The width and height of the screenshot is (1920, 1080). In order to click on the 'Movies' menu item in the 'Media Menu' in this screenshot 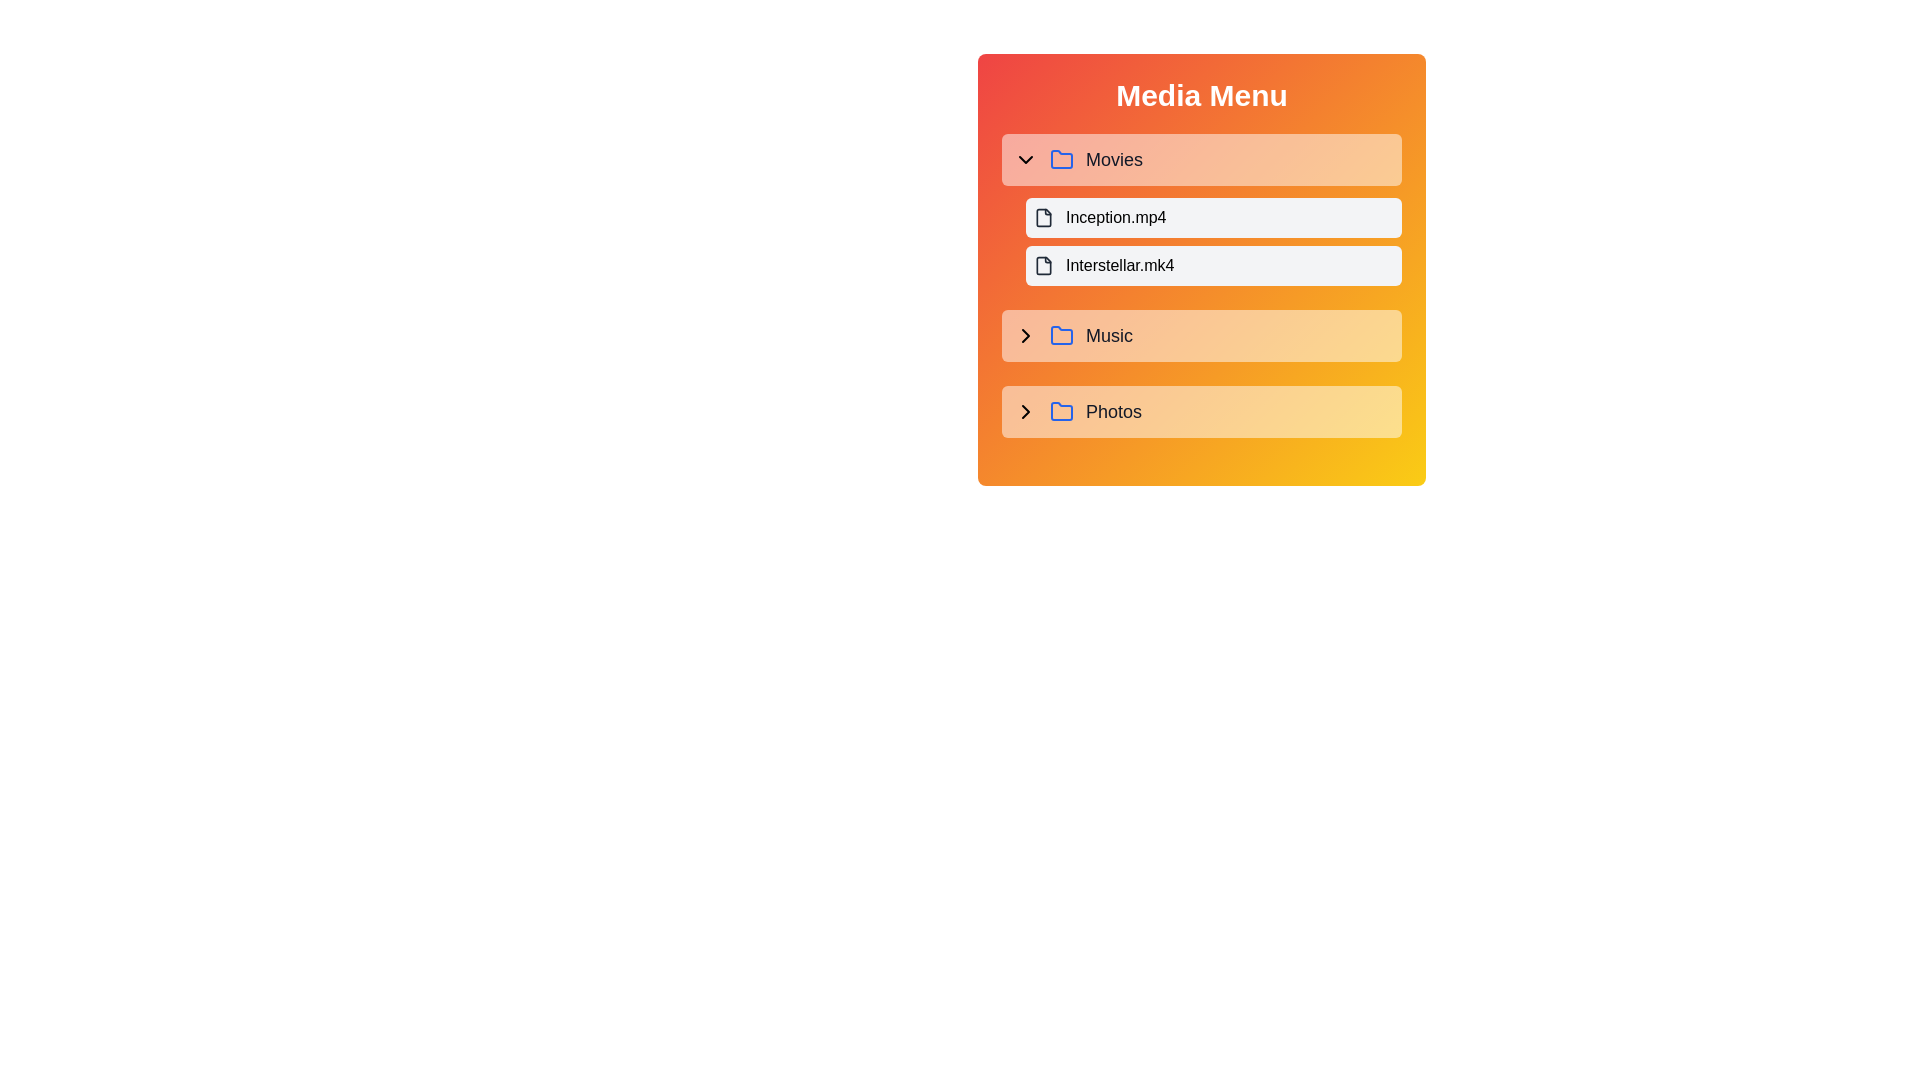, I will do `click(1077, 158)`.